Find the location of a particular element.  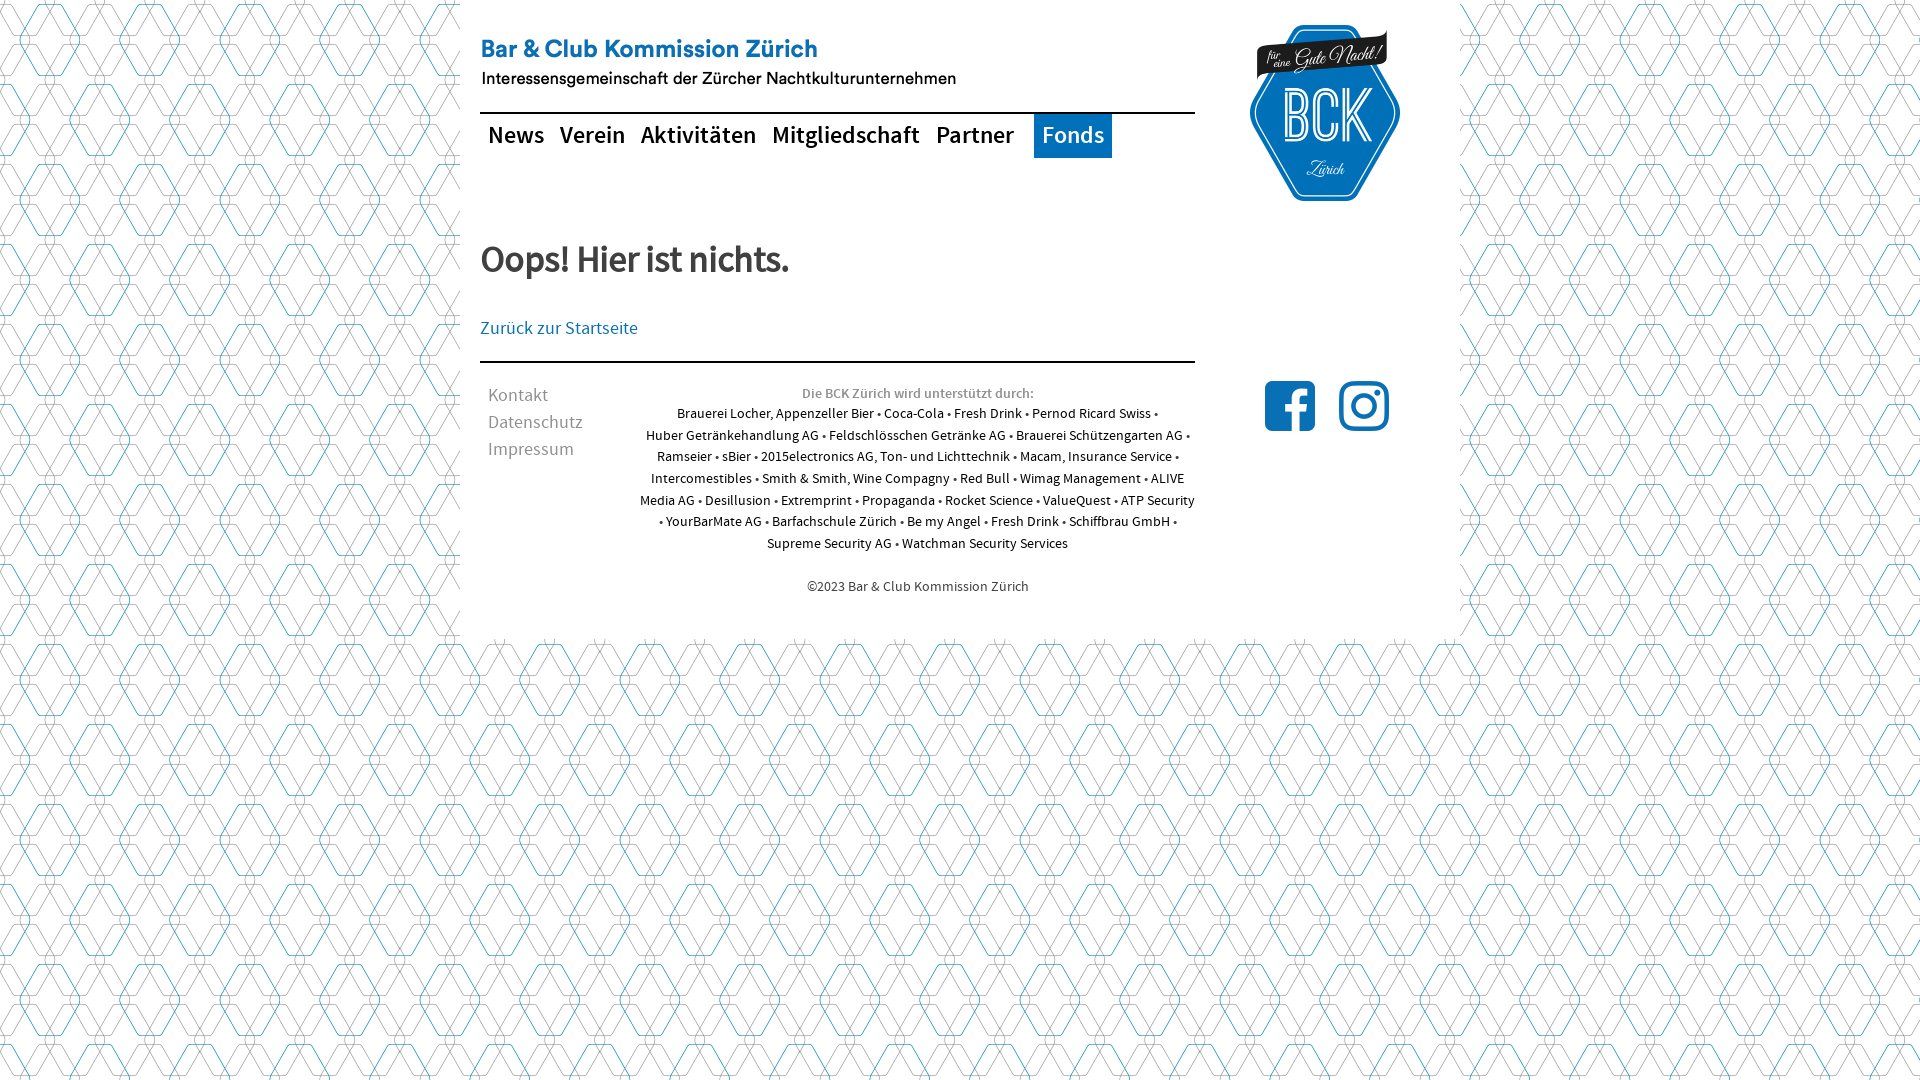

'Propaganda' is located at coordinates (897, 500).